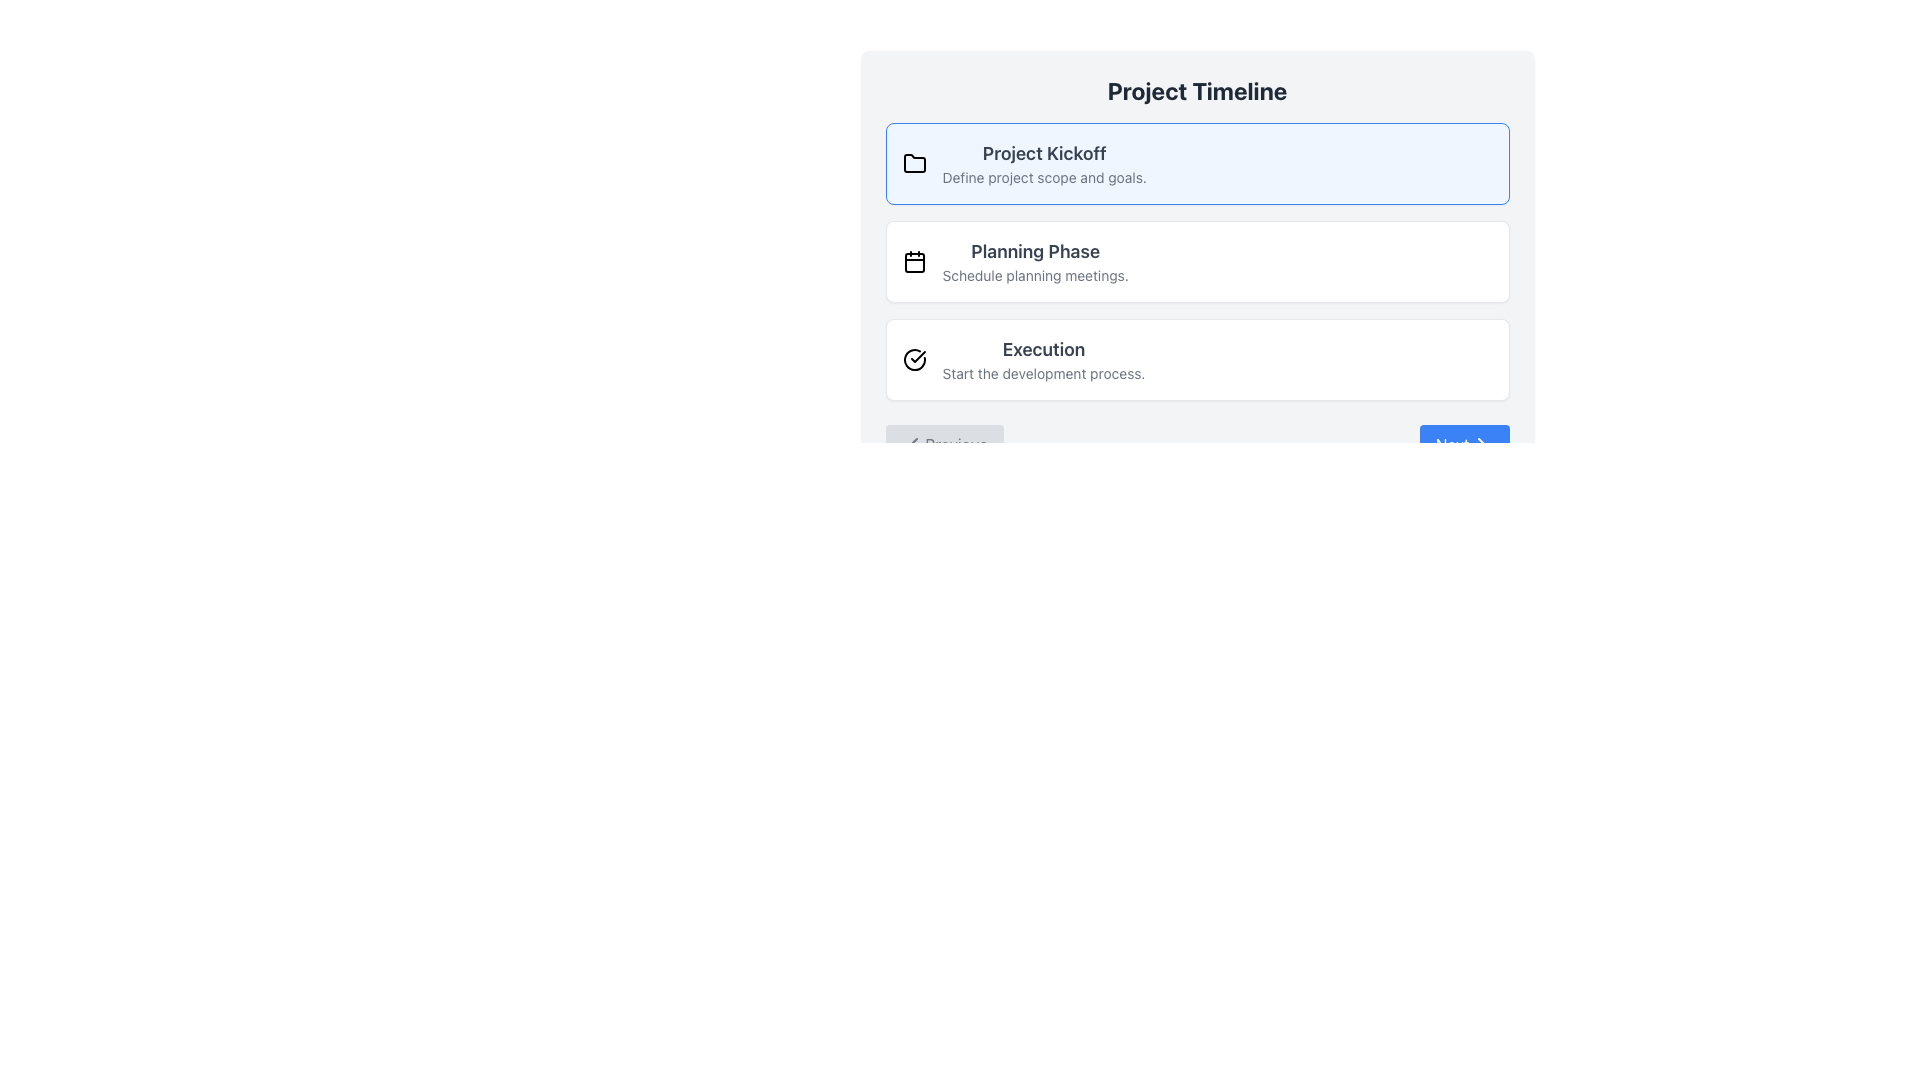 The image size is (1920, 1080). What do you see at coordinates (1042, 358) in the screenshot?
I see `the static text label displaying the title 'Execution' and subtitle 'Start the development process.' located in the 'Project Timeline' interface` at bounding box center [1042, 358].